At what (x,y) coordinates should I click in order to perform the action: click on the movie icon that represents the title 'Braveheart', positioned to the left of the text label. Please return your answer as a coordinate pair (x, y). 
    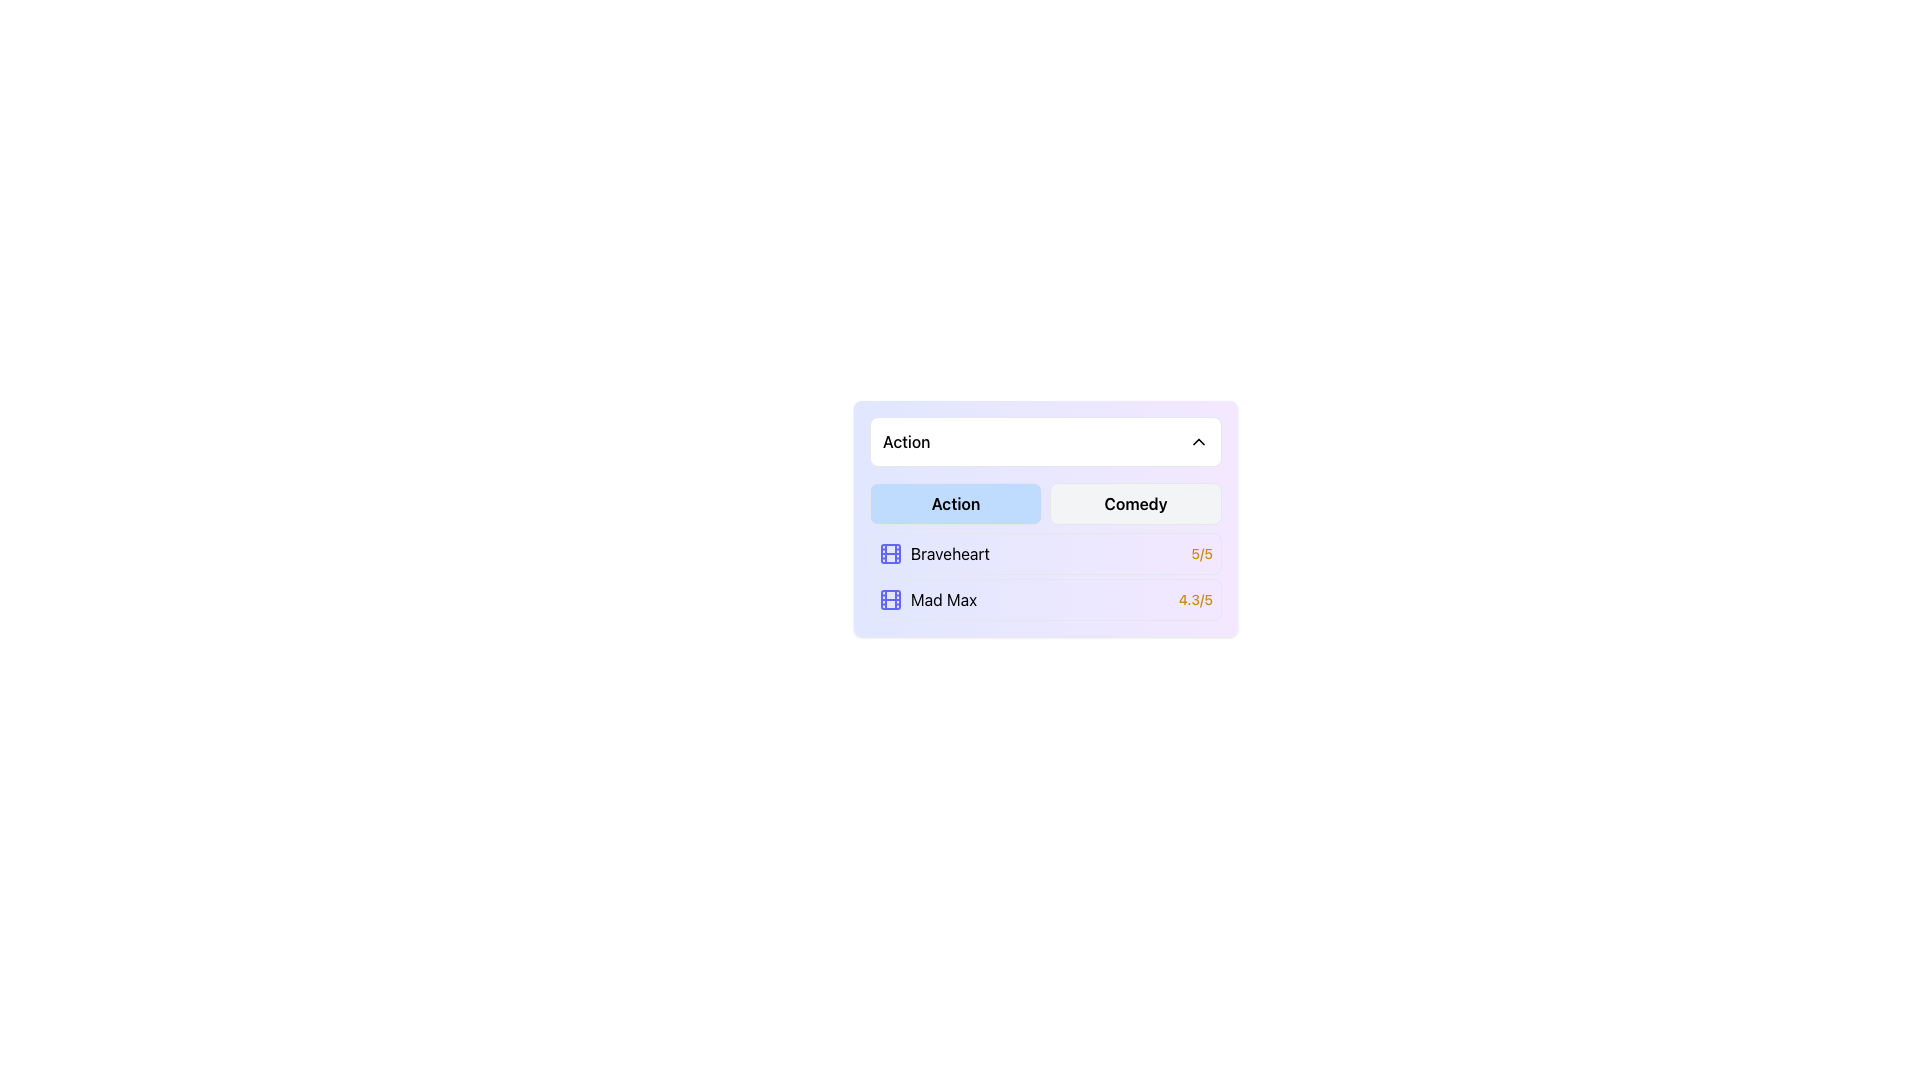
    Looking at the image, I should click on (890, 554).